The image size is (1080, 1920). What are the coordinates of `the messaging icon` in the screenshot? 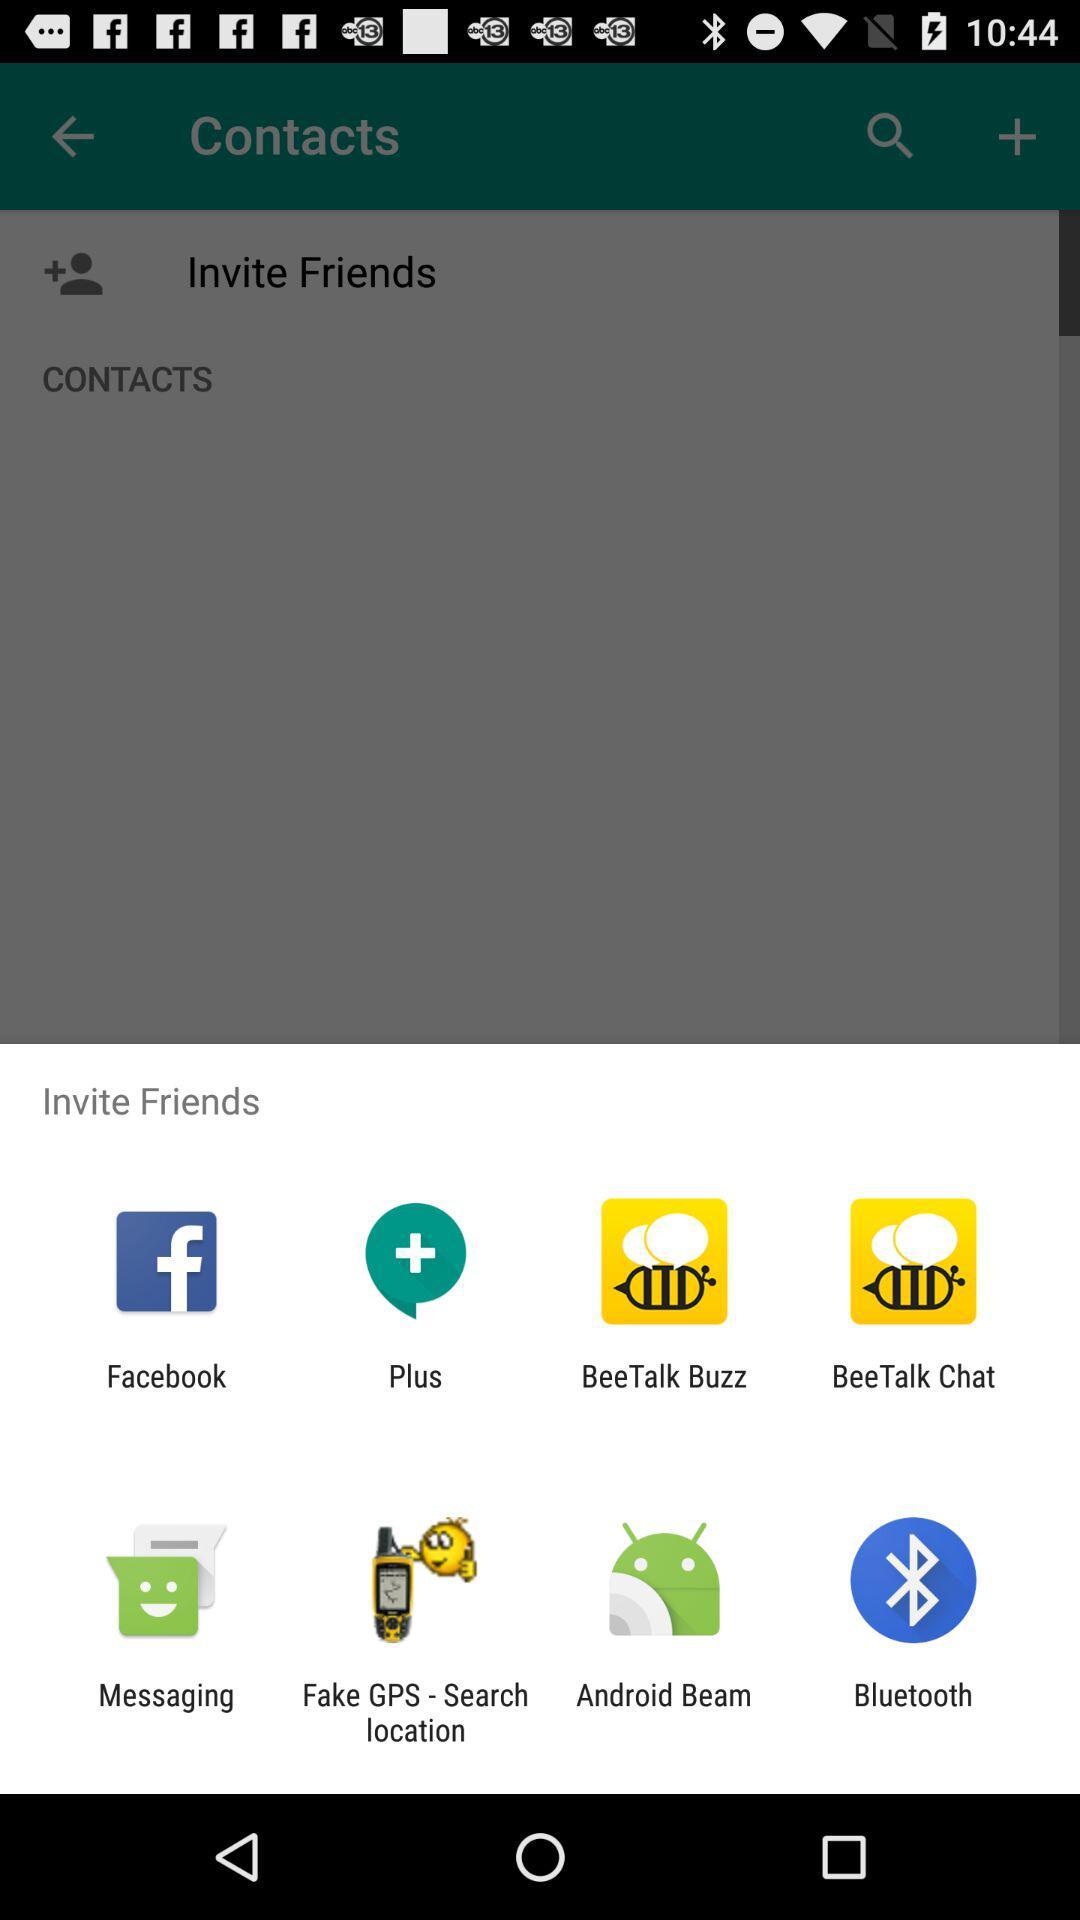 It's located at (165, 1711).